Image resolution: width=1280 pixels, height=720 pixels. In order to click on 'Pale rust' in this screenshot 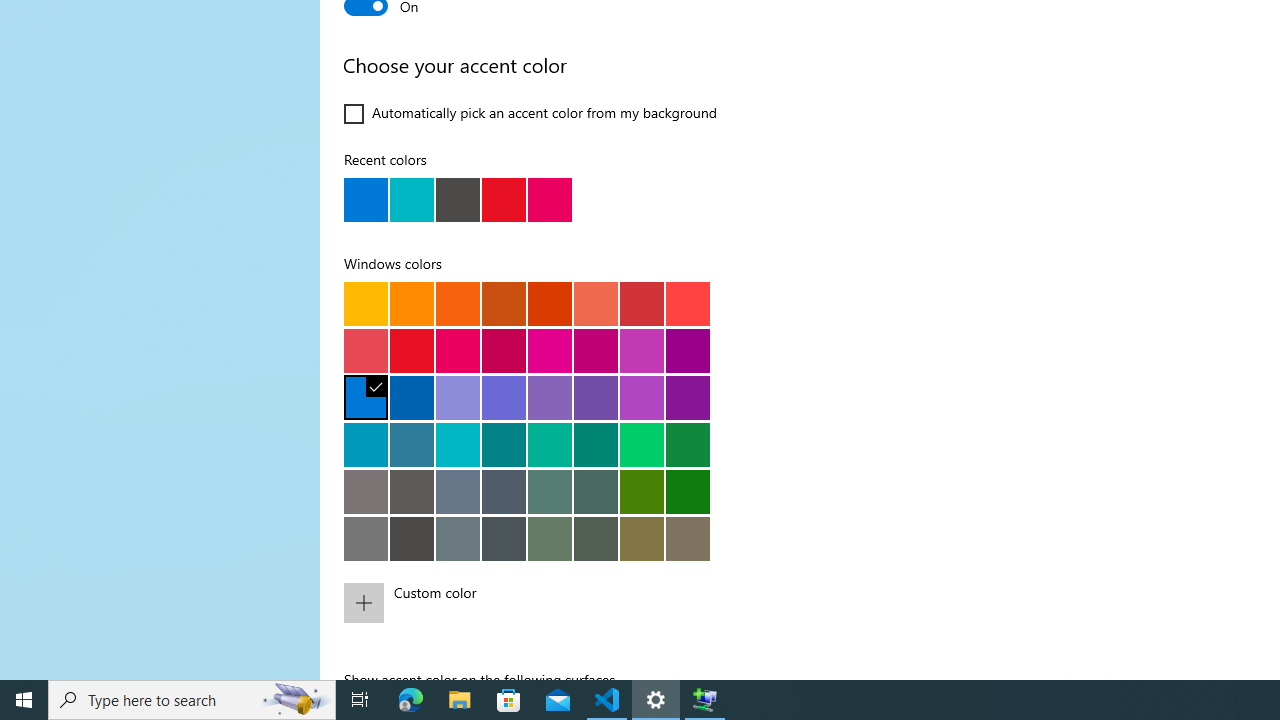, I will do `click(594, 303)`.